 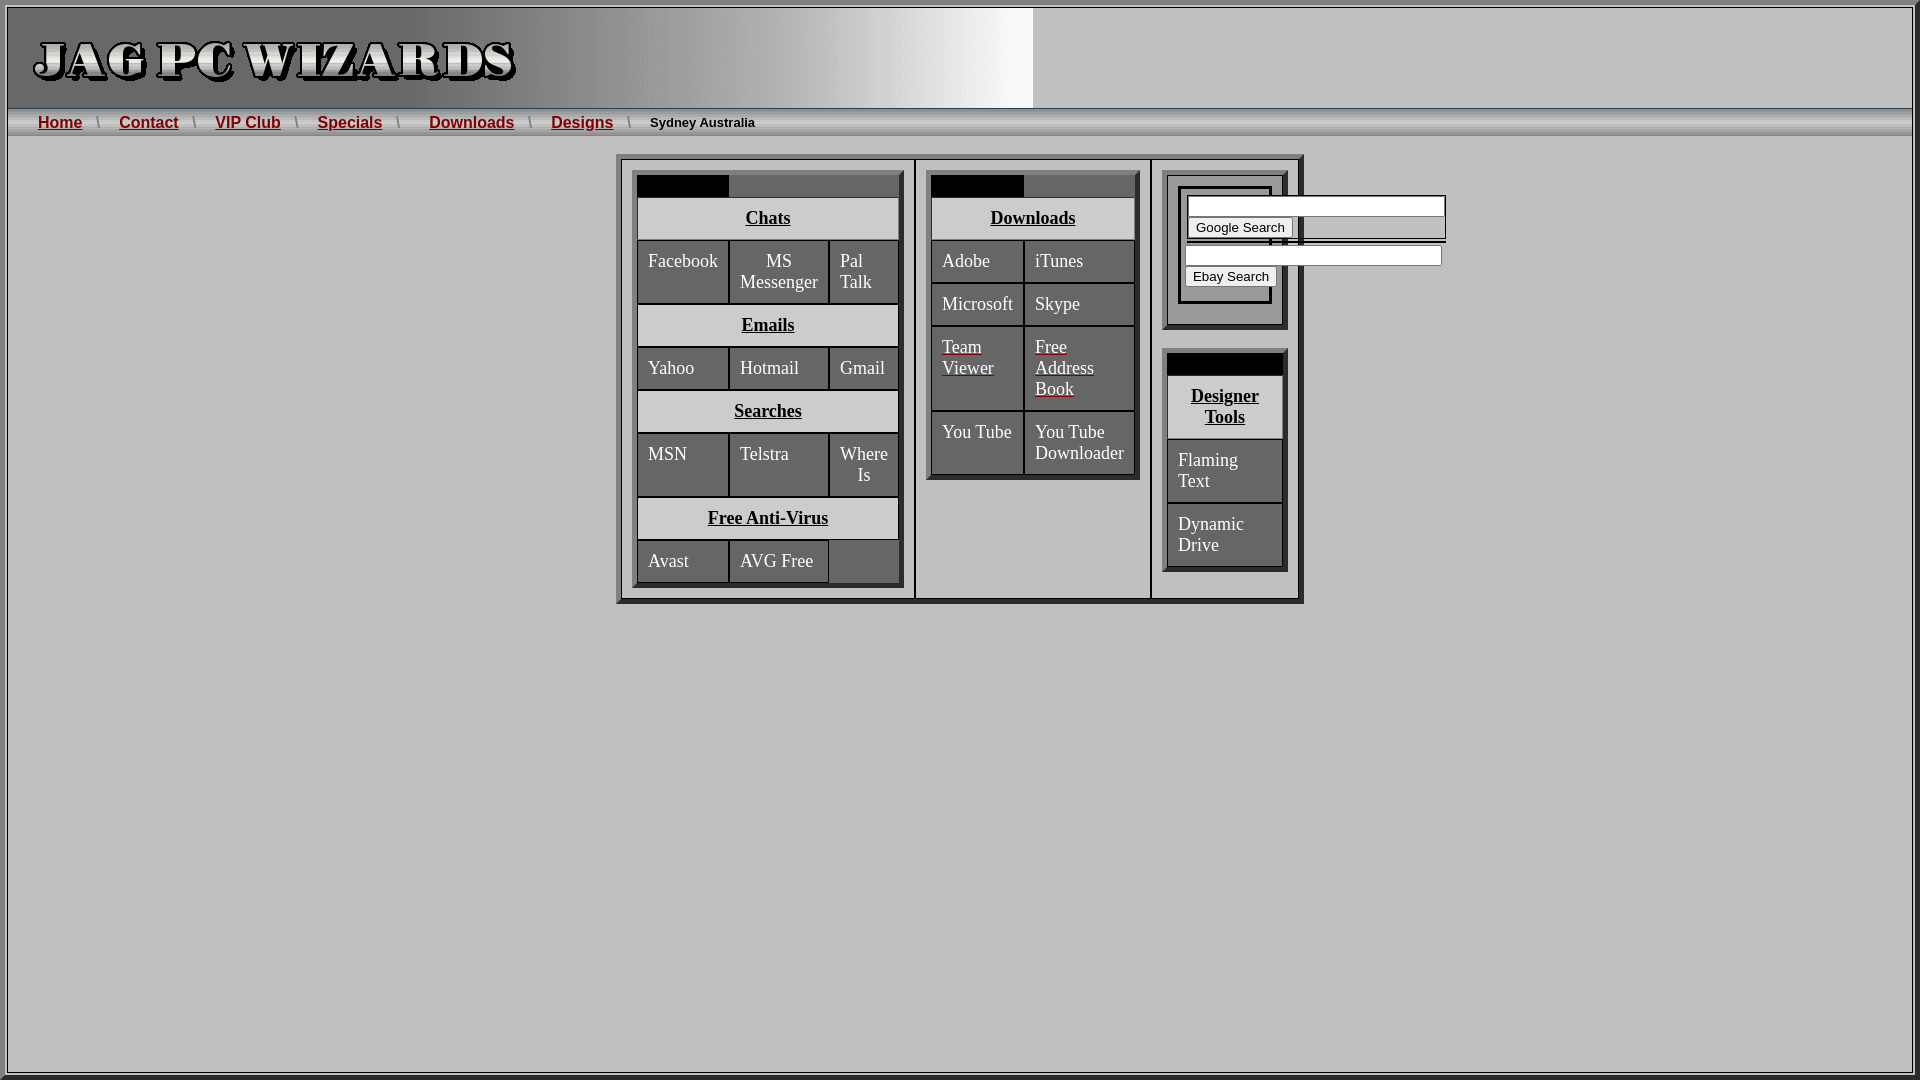 What do you see at coordinates (1056, 304) in the screenshot?
I see `'Skype'` at bounding box center [1056, 304].